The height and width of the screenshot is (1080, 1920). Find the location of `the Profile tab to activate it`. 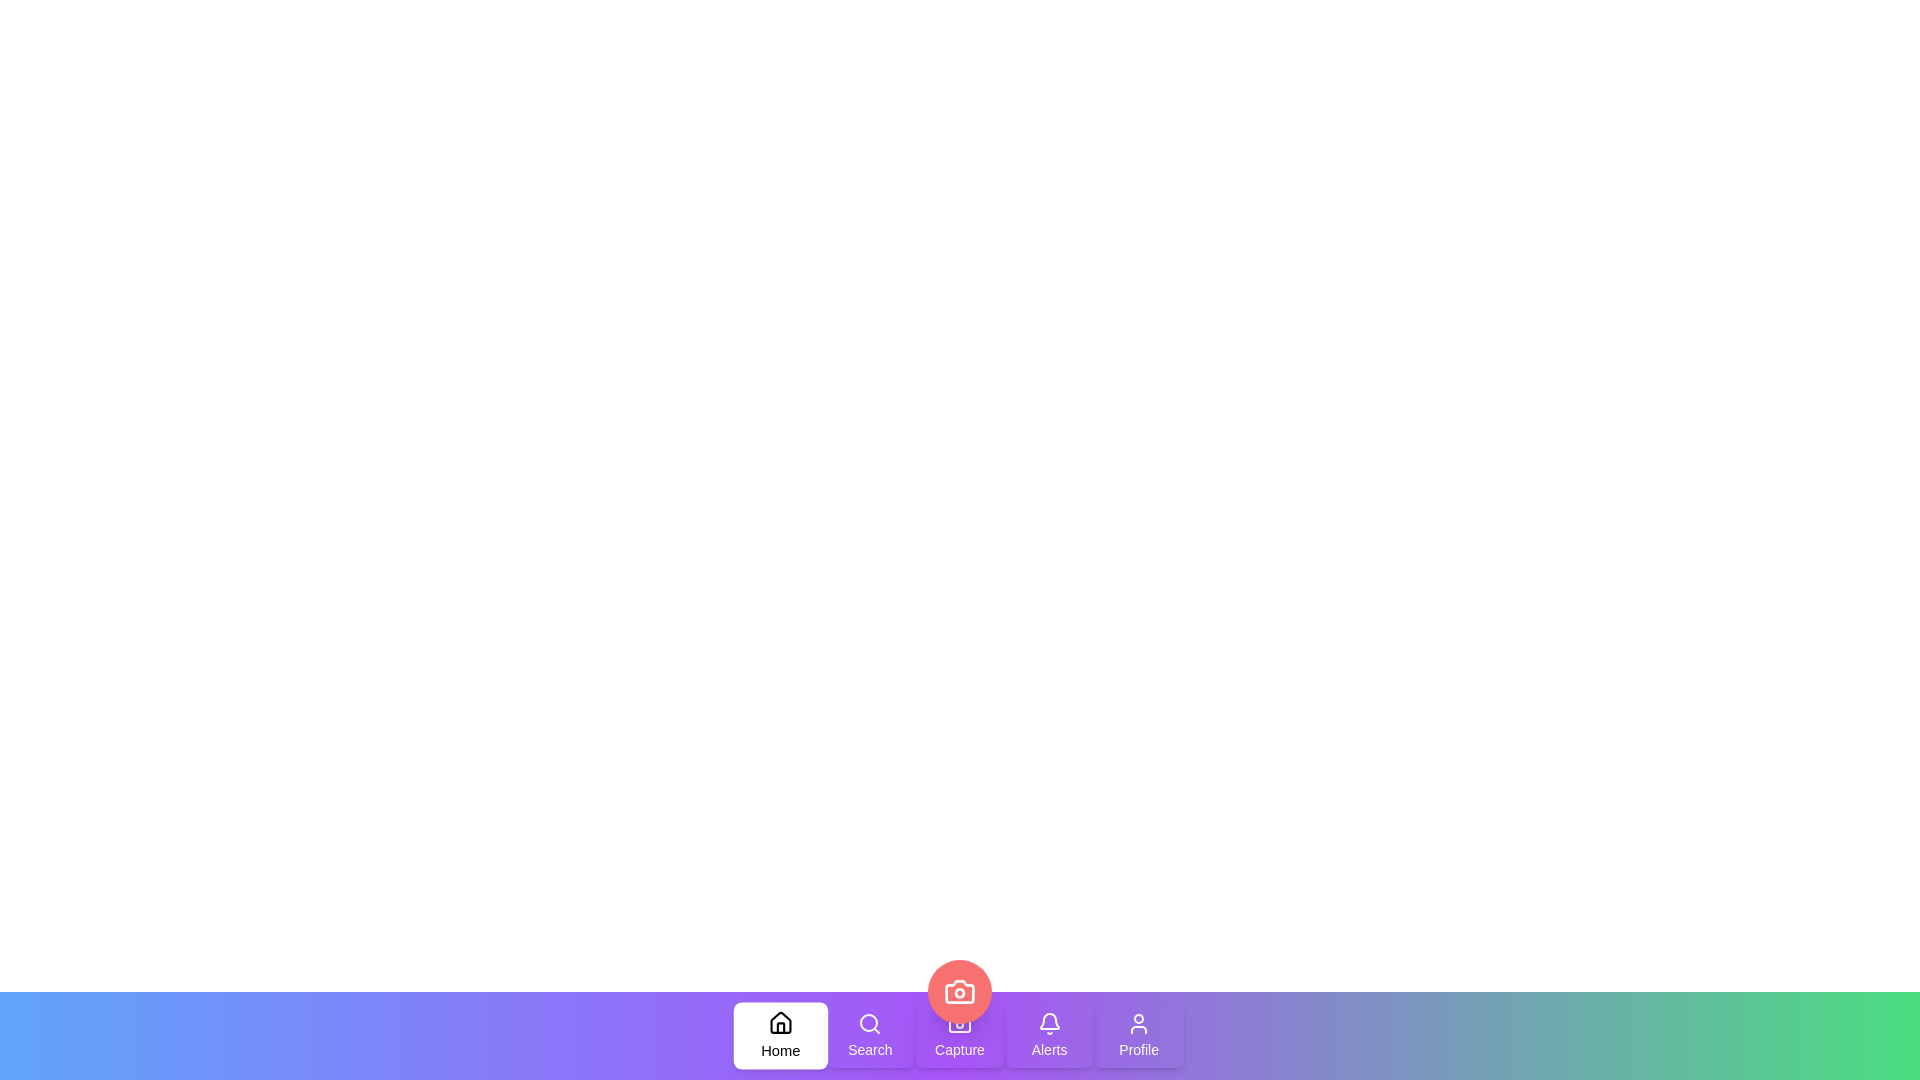

the Profile tab to activate it is located at coordinates (1139, 1035).